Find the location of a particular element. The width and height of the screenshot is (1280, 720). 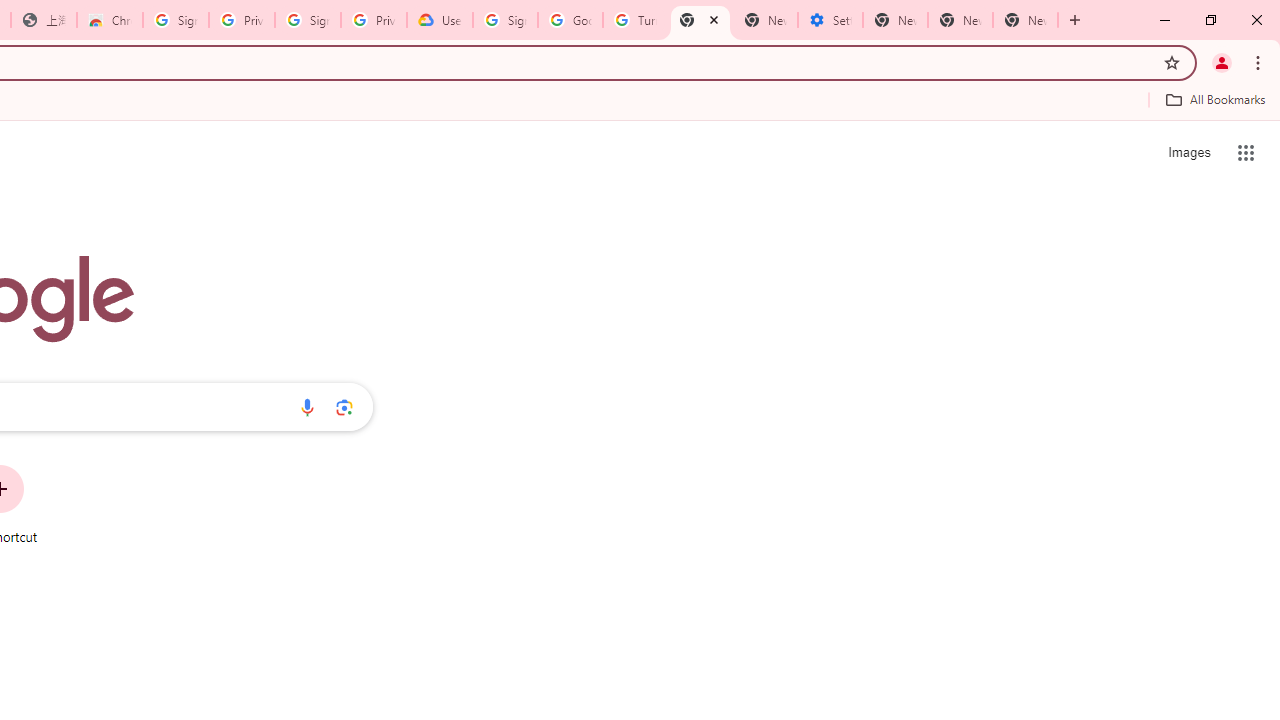

'Settings - System' is located at coordinates (830, 20).